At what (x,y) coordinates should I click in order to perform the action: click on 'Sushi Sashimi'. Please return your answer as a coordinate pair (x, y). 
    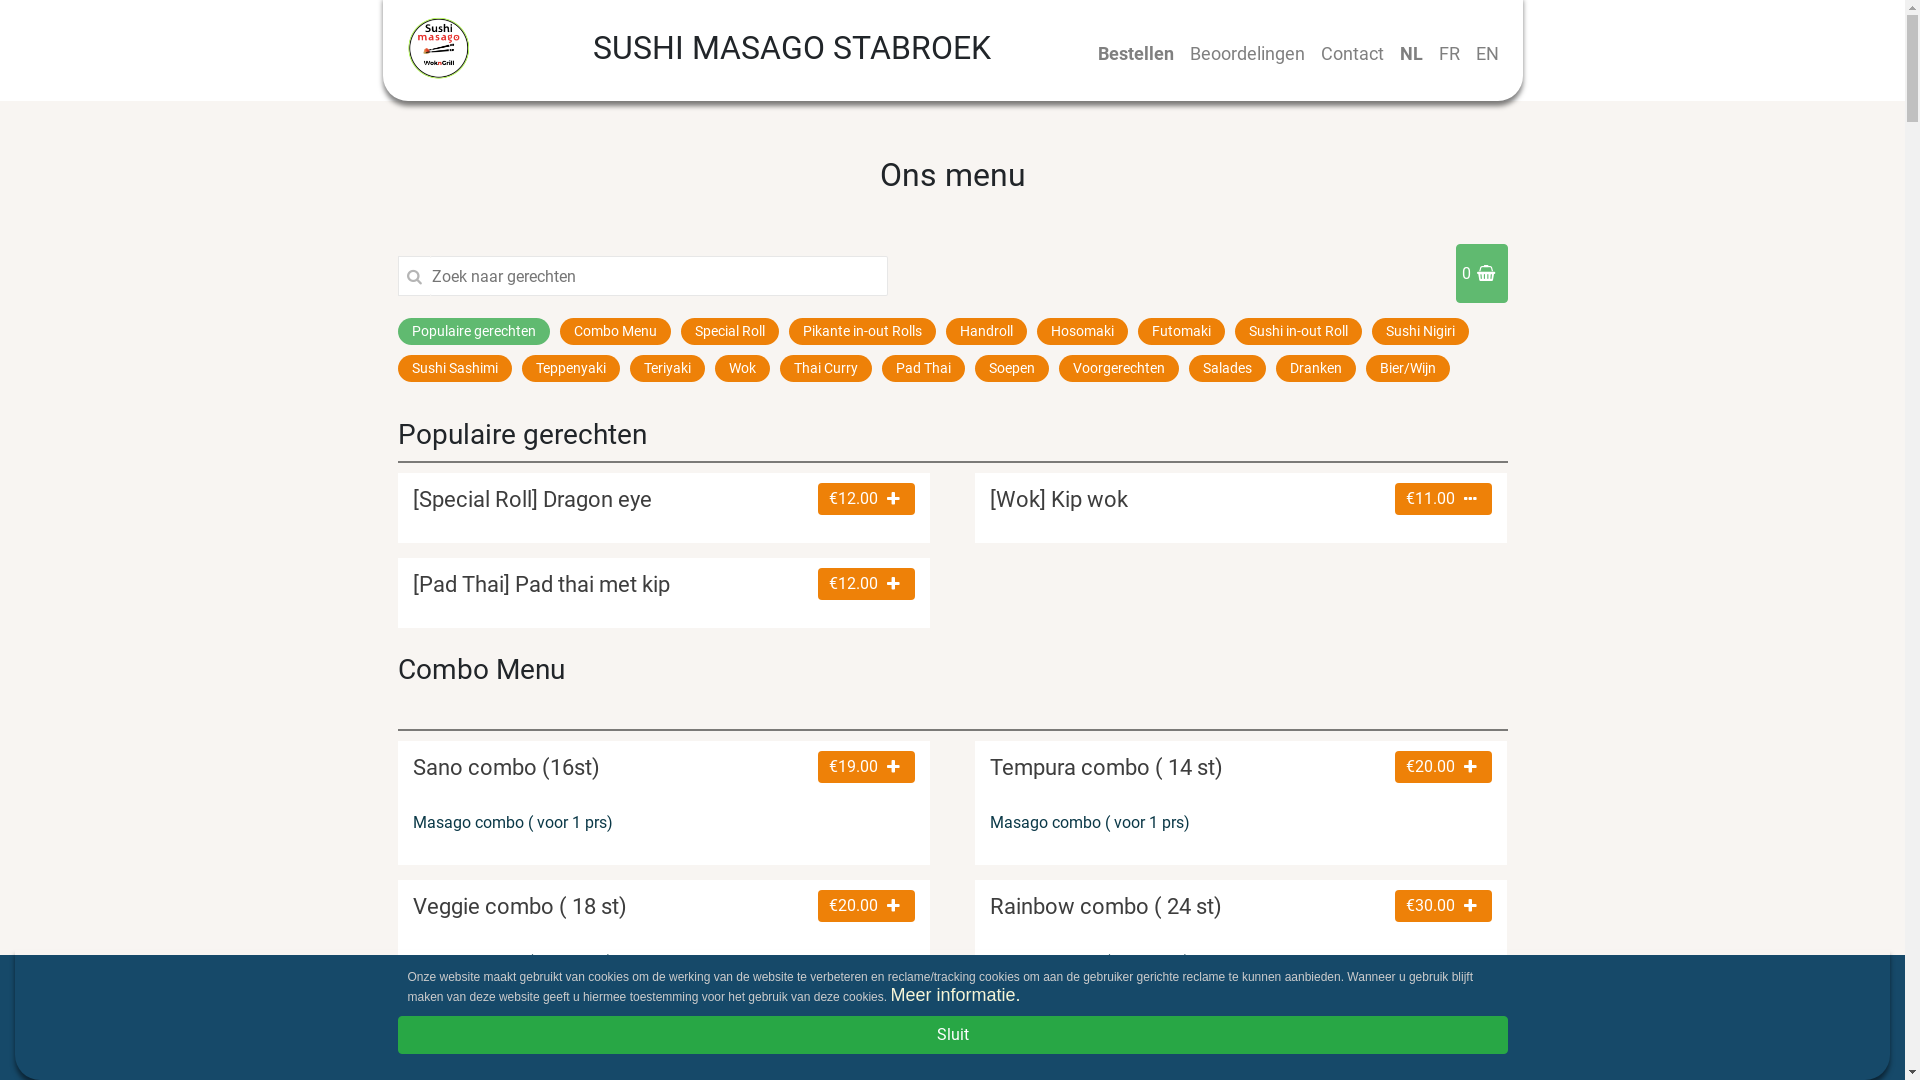
    Looking at the image, I should click on (454, 368).